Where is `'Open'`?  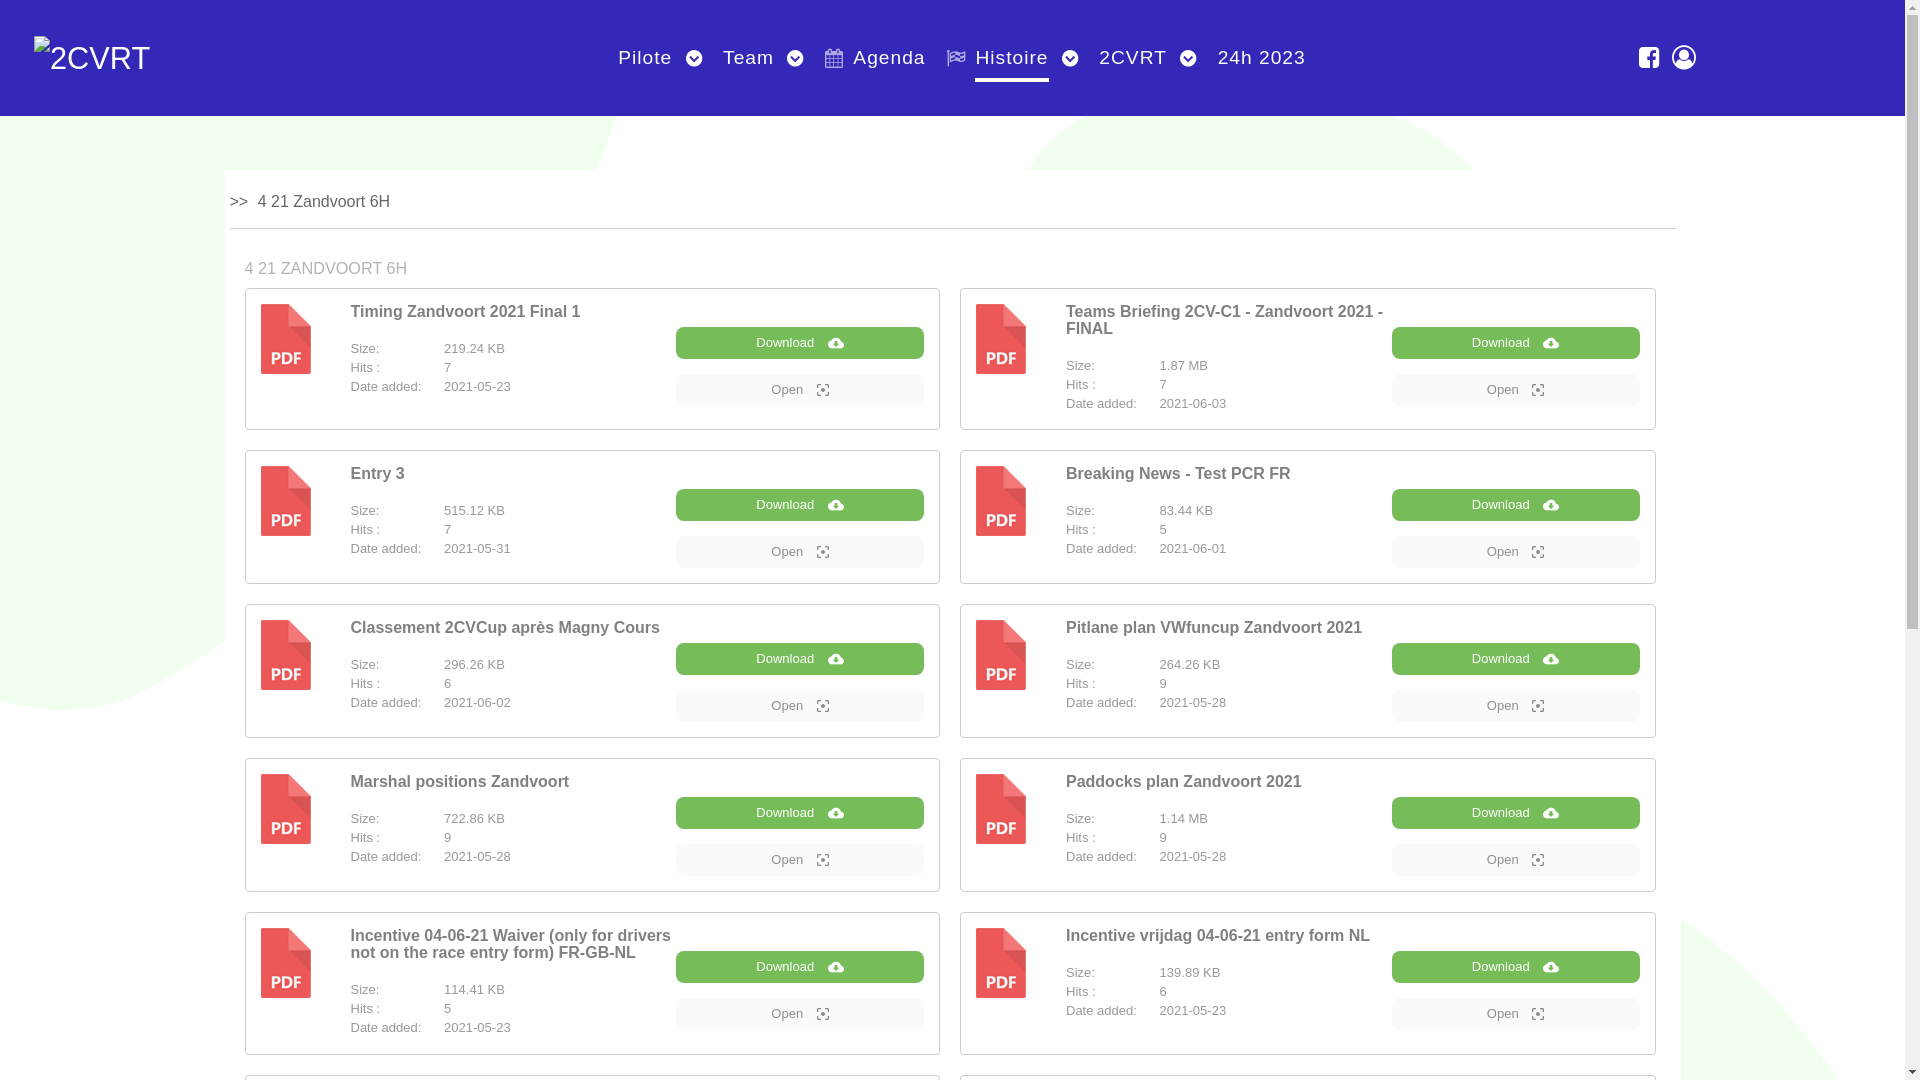 'Open' is located at coordinates (676, 1014).